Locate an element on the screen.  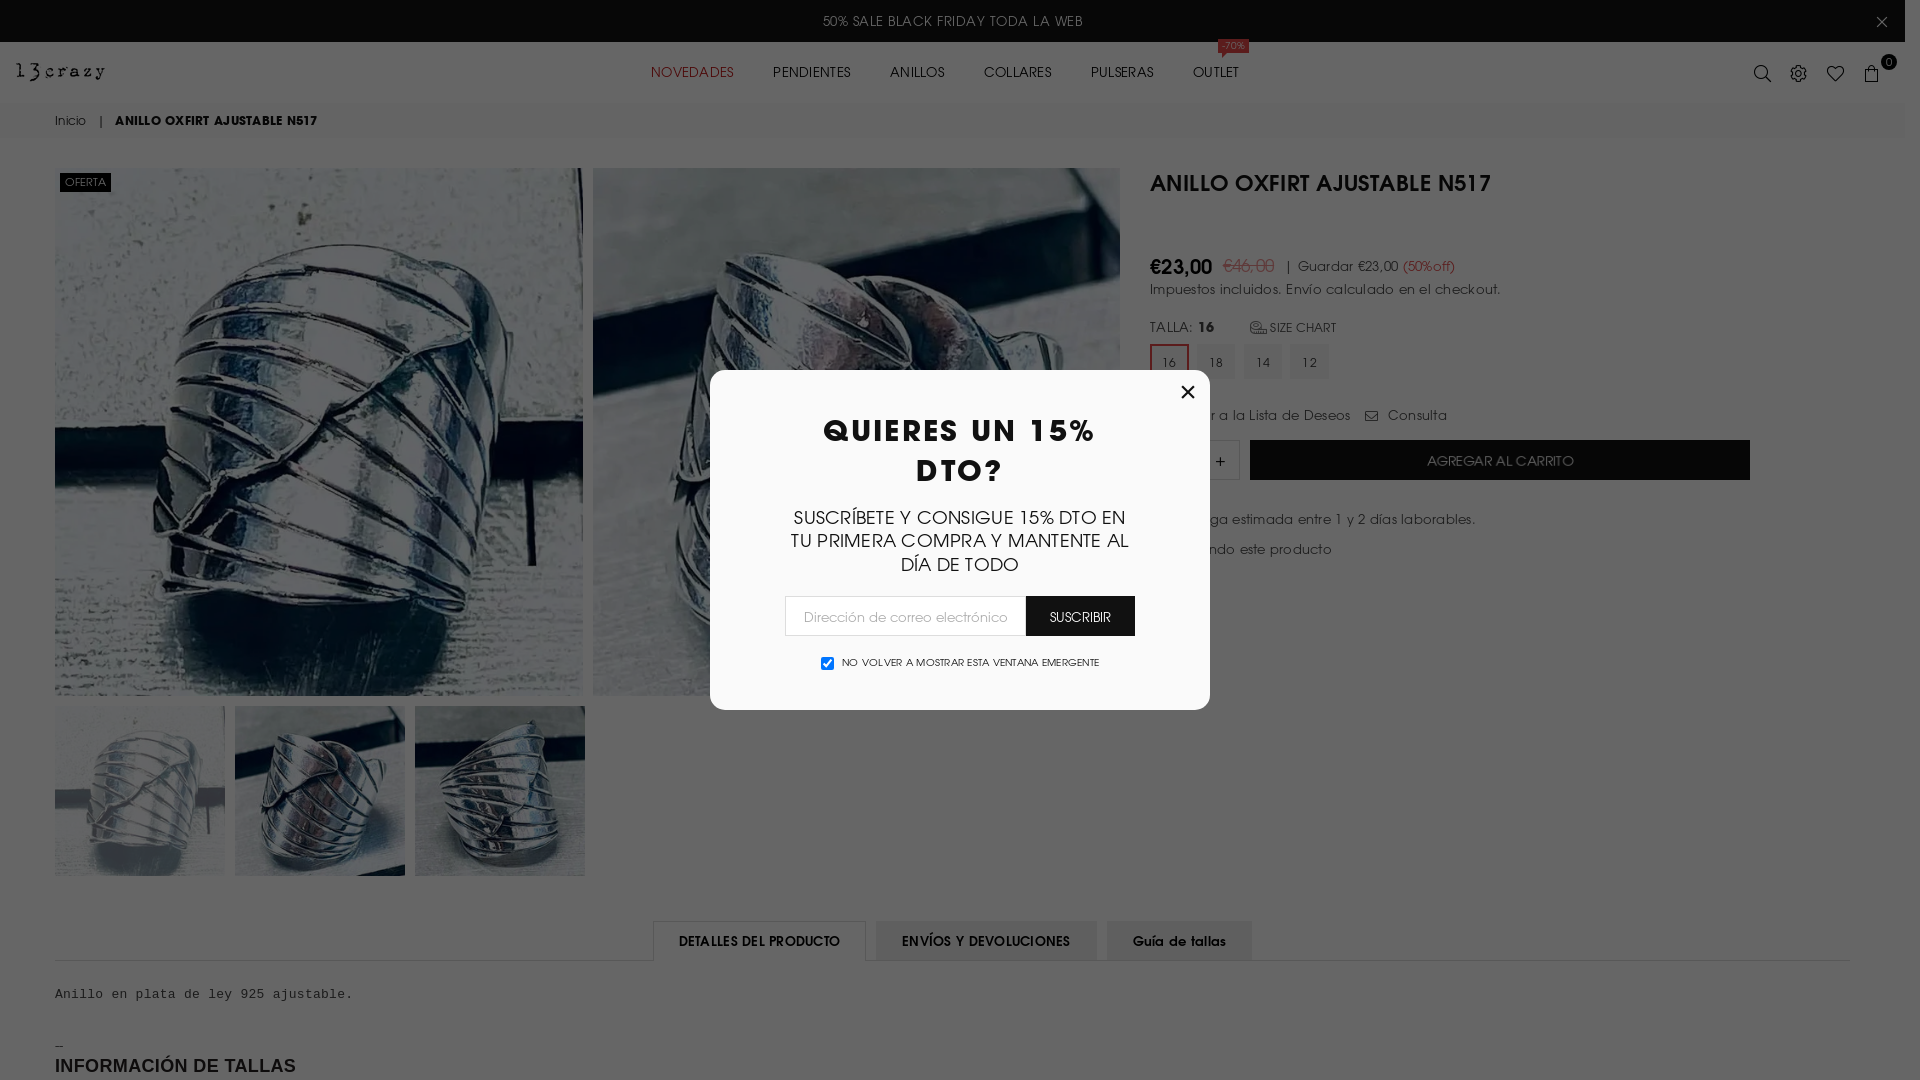
'SUSCRIBIR' is located at coordinates (1079, 615).